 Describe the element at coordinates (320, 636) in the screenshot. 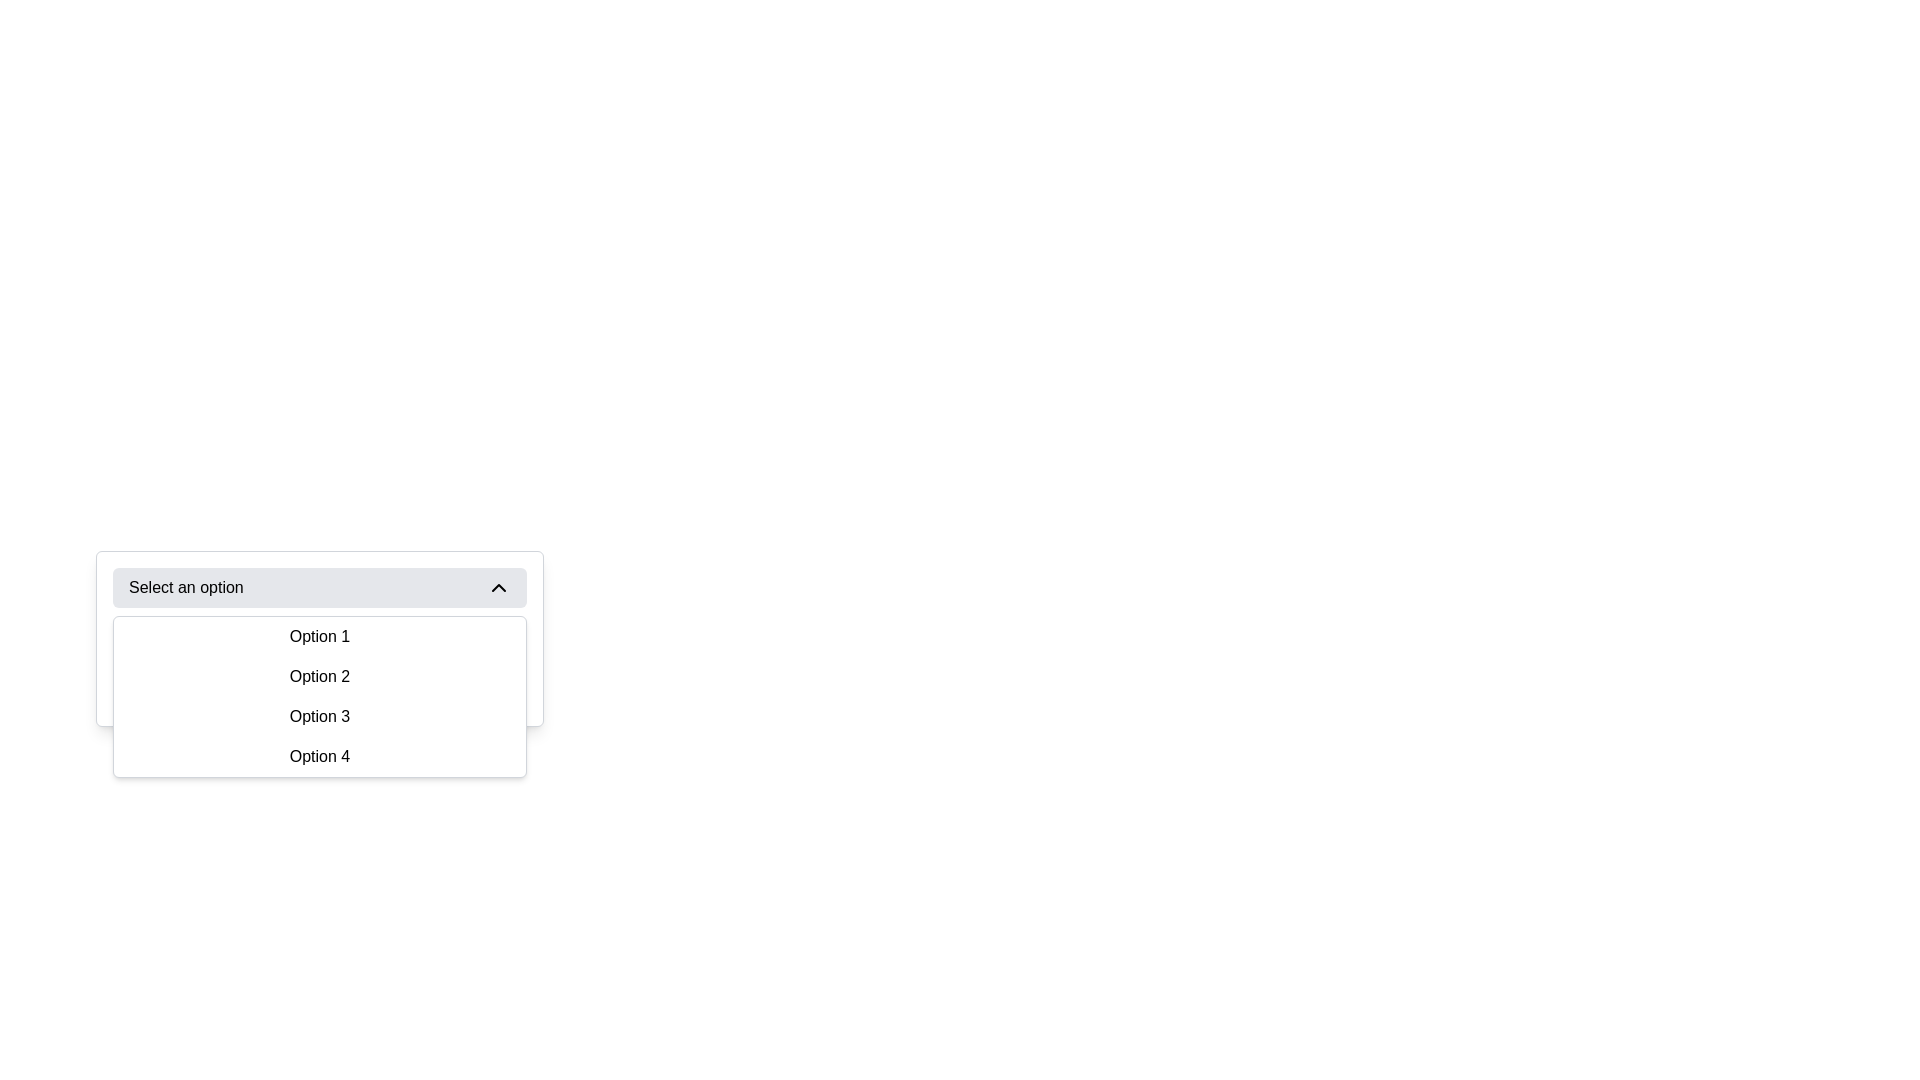

I see `the selectable menu option displaying 'Option 1' in the dropdown menu` at that location.